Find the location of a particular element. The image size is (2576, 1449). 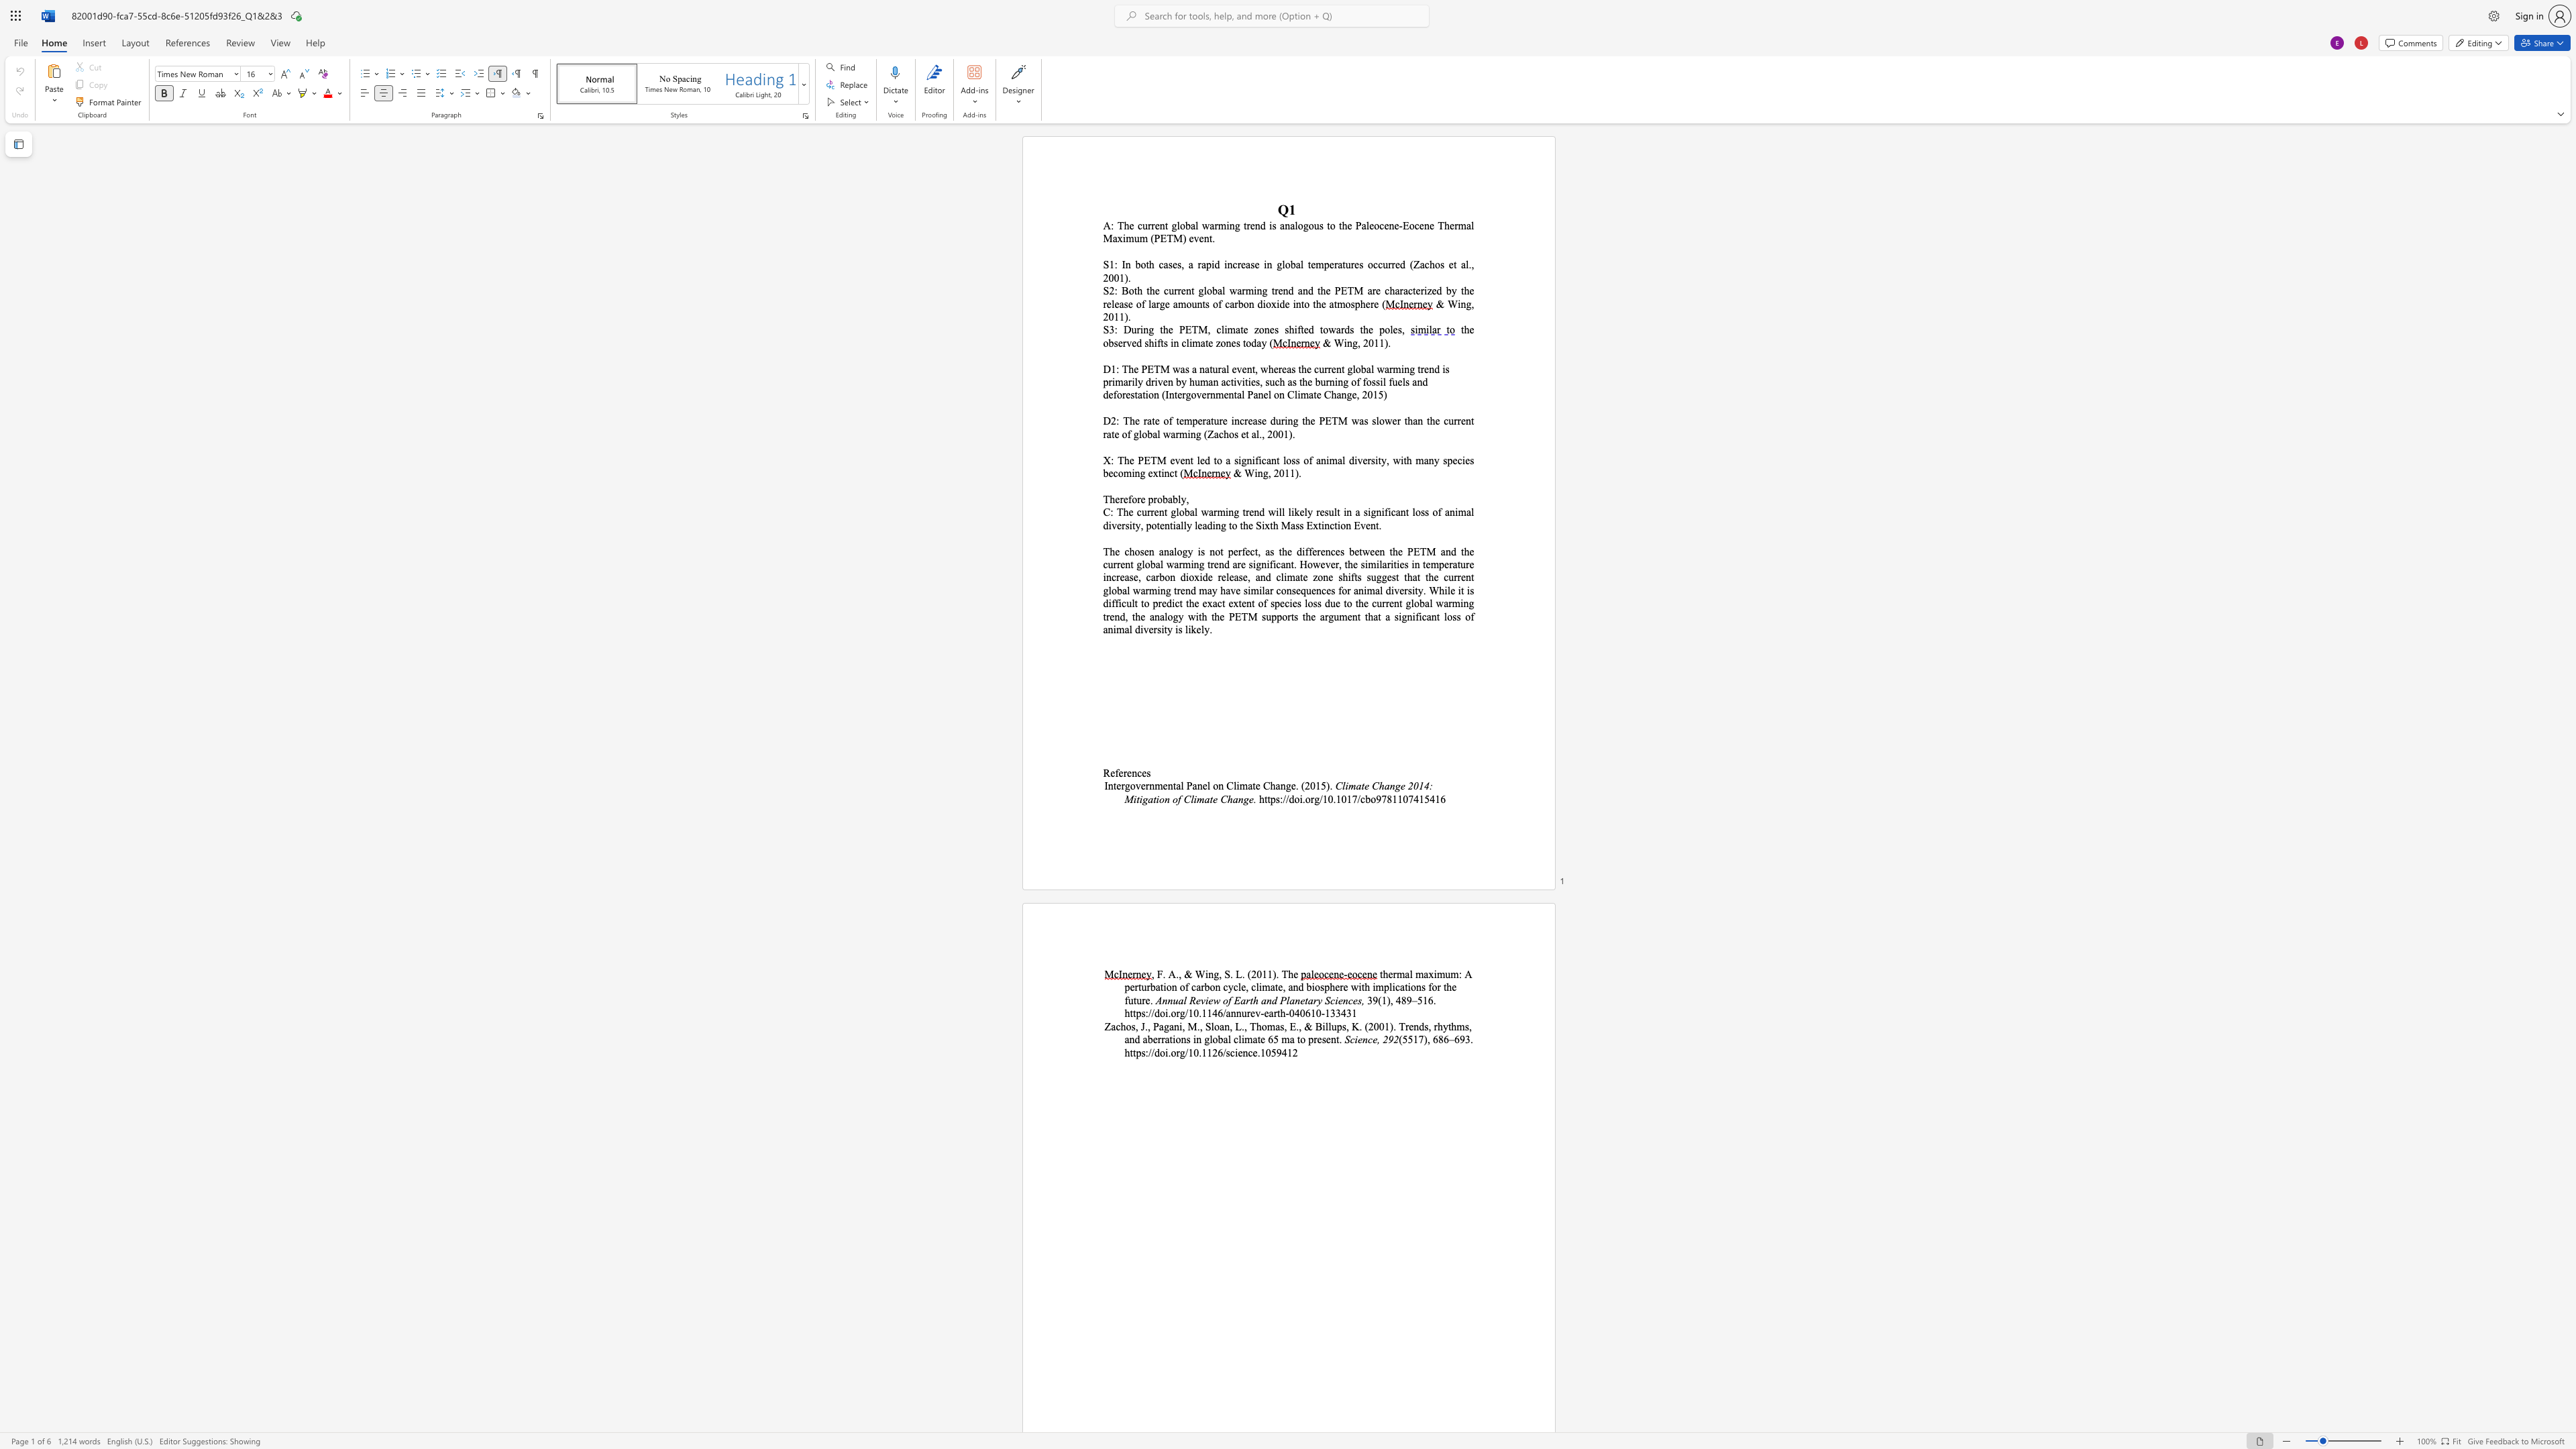

the subset text "characterized by the r" within the text "PETM are characterized by the release of" is located at coordinates (1384, 290).